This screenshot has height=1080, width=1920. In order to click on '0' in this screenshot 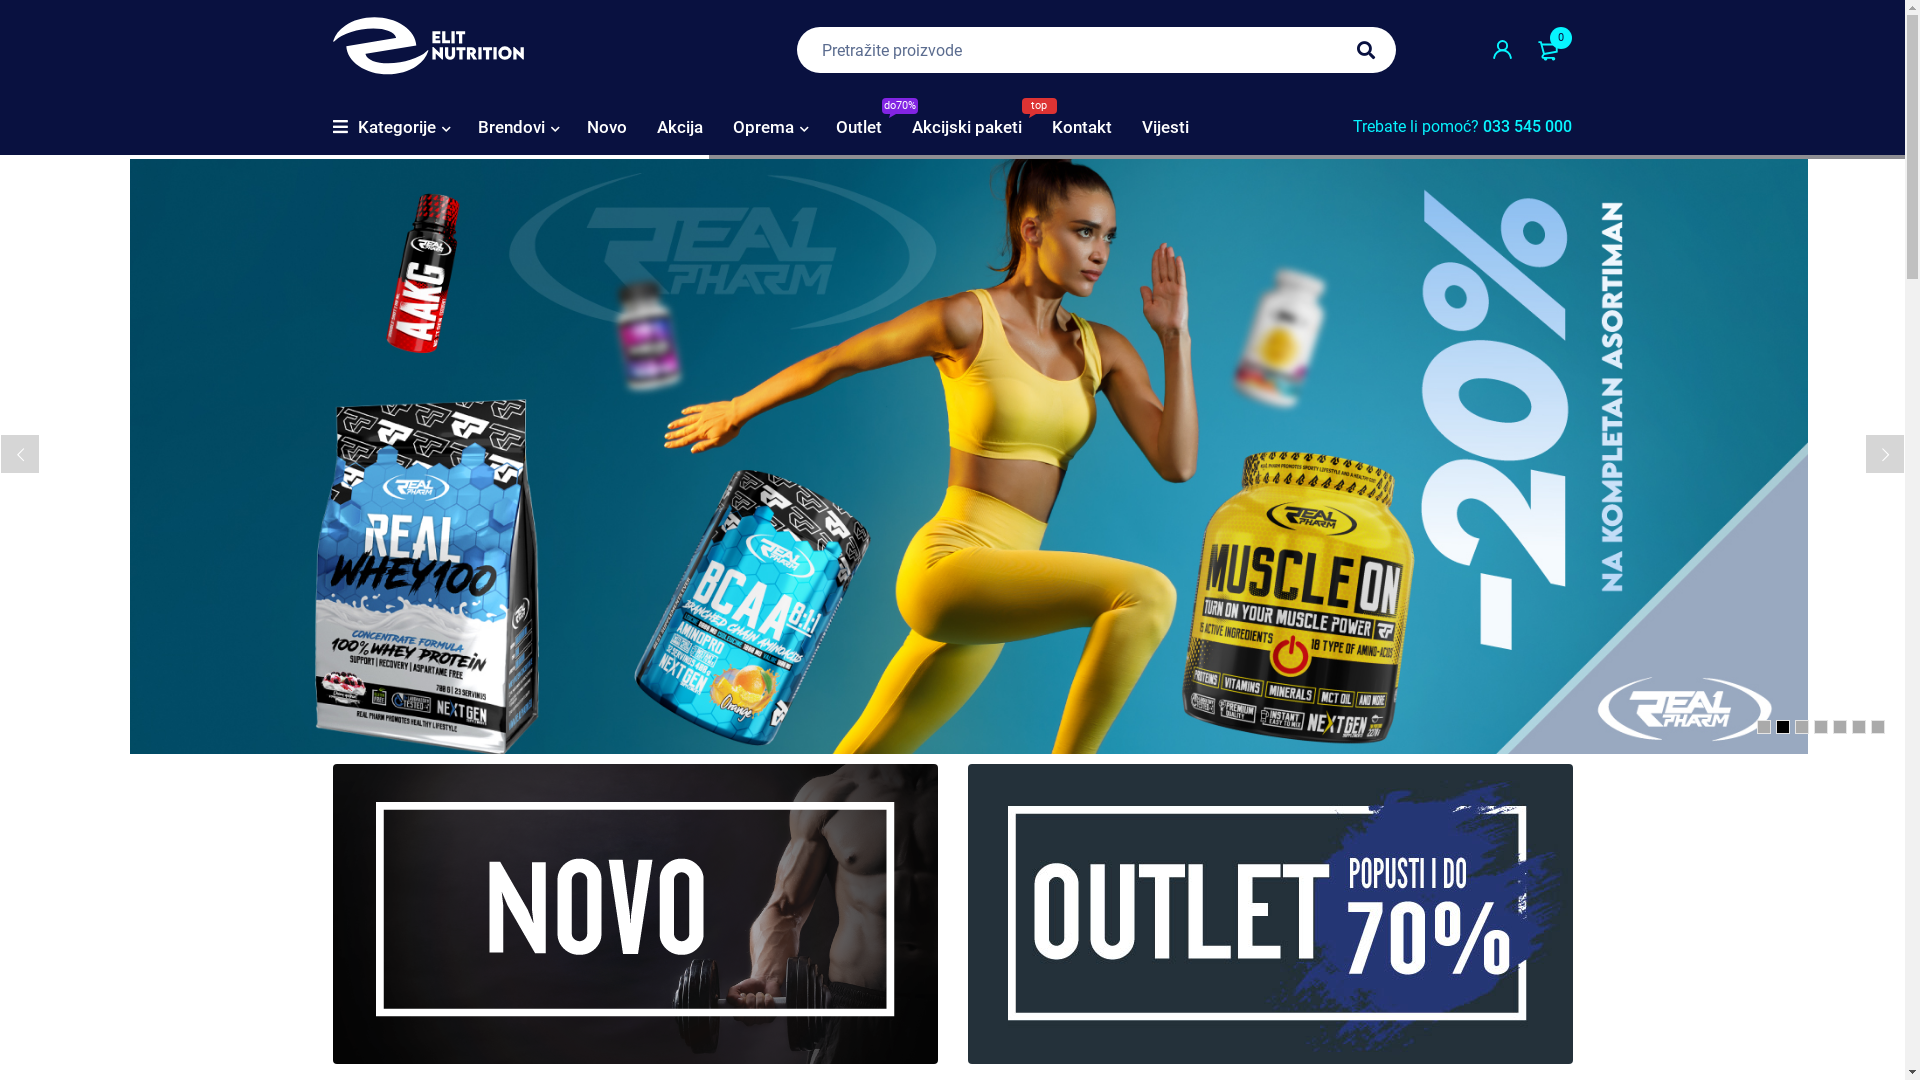, I will do `click(1525, 49)`.